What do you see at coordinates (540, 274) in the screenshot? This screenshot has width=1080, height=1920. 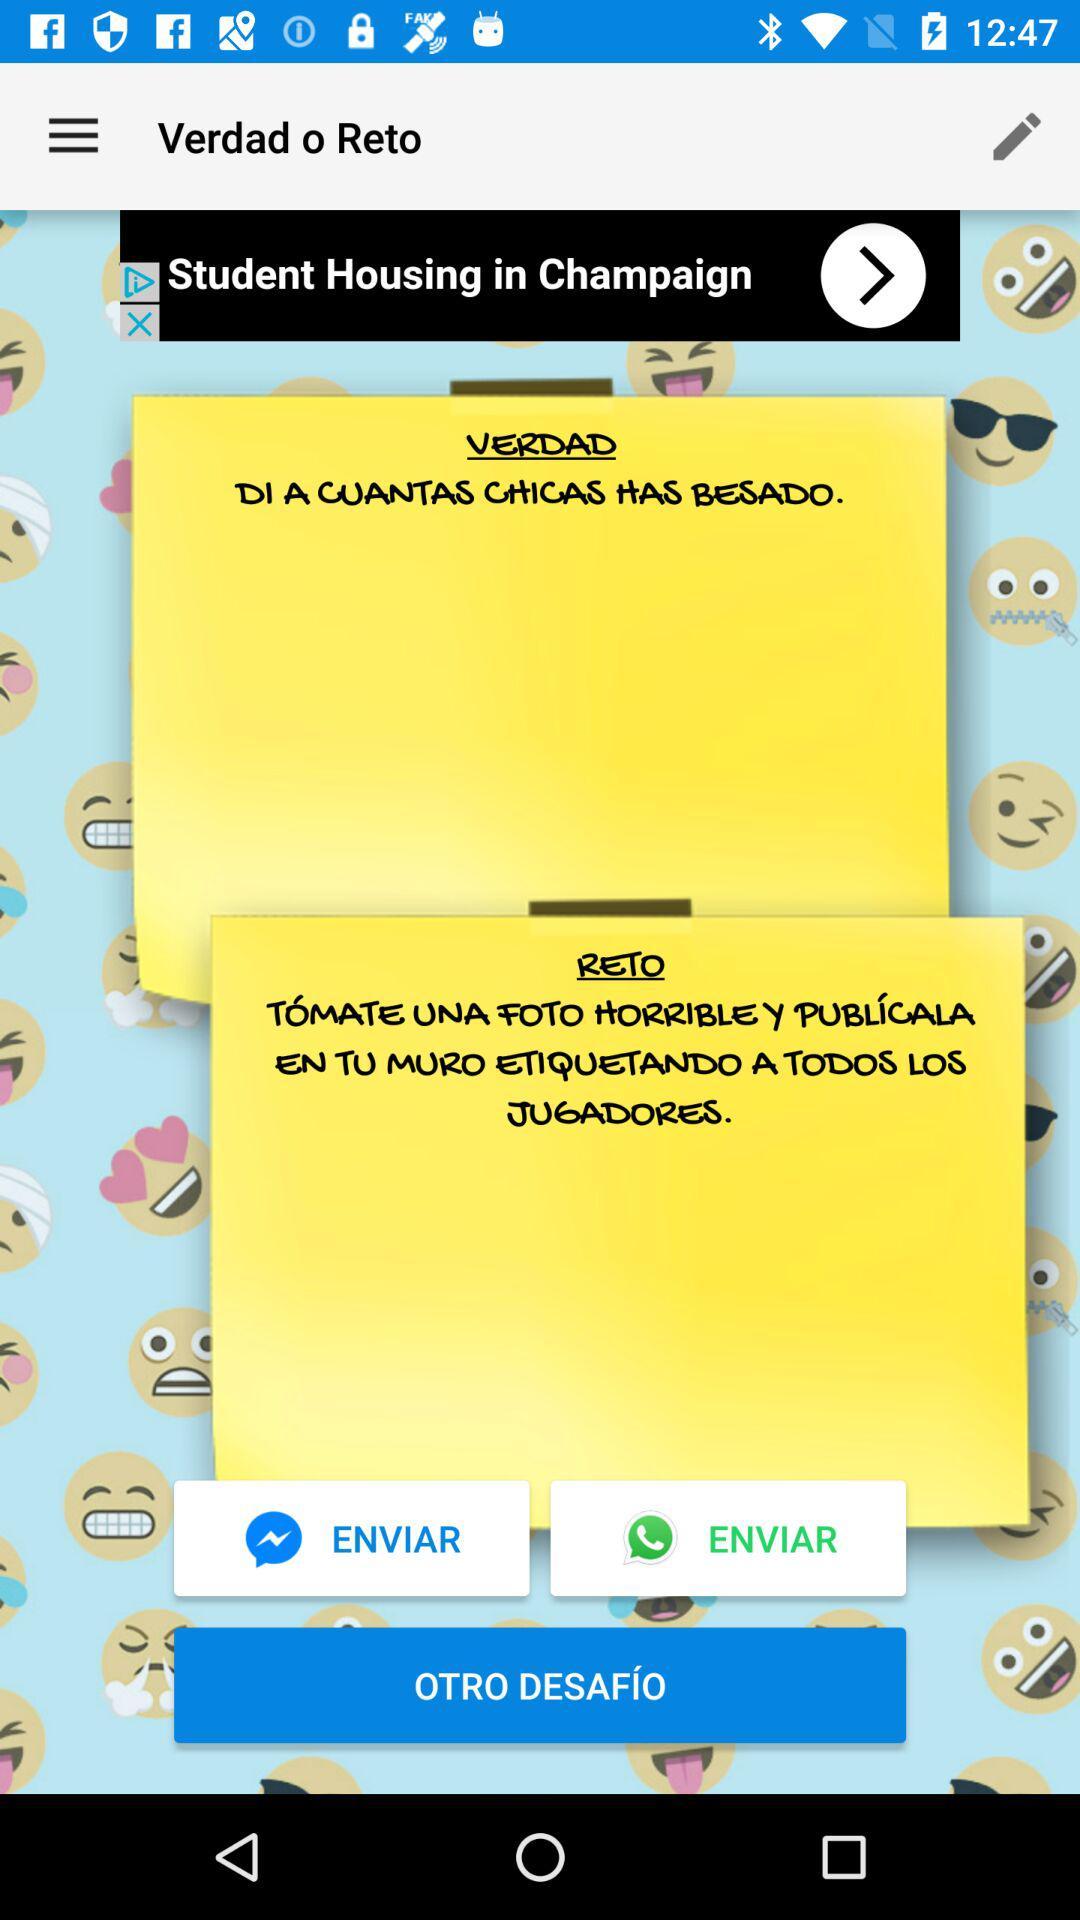 I see `interact with advertisement` at bounding box center [540, 274].